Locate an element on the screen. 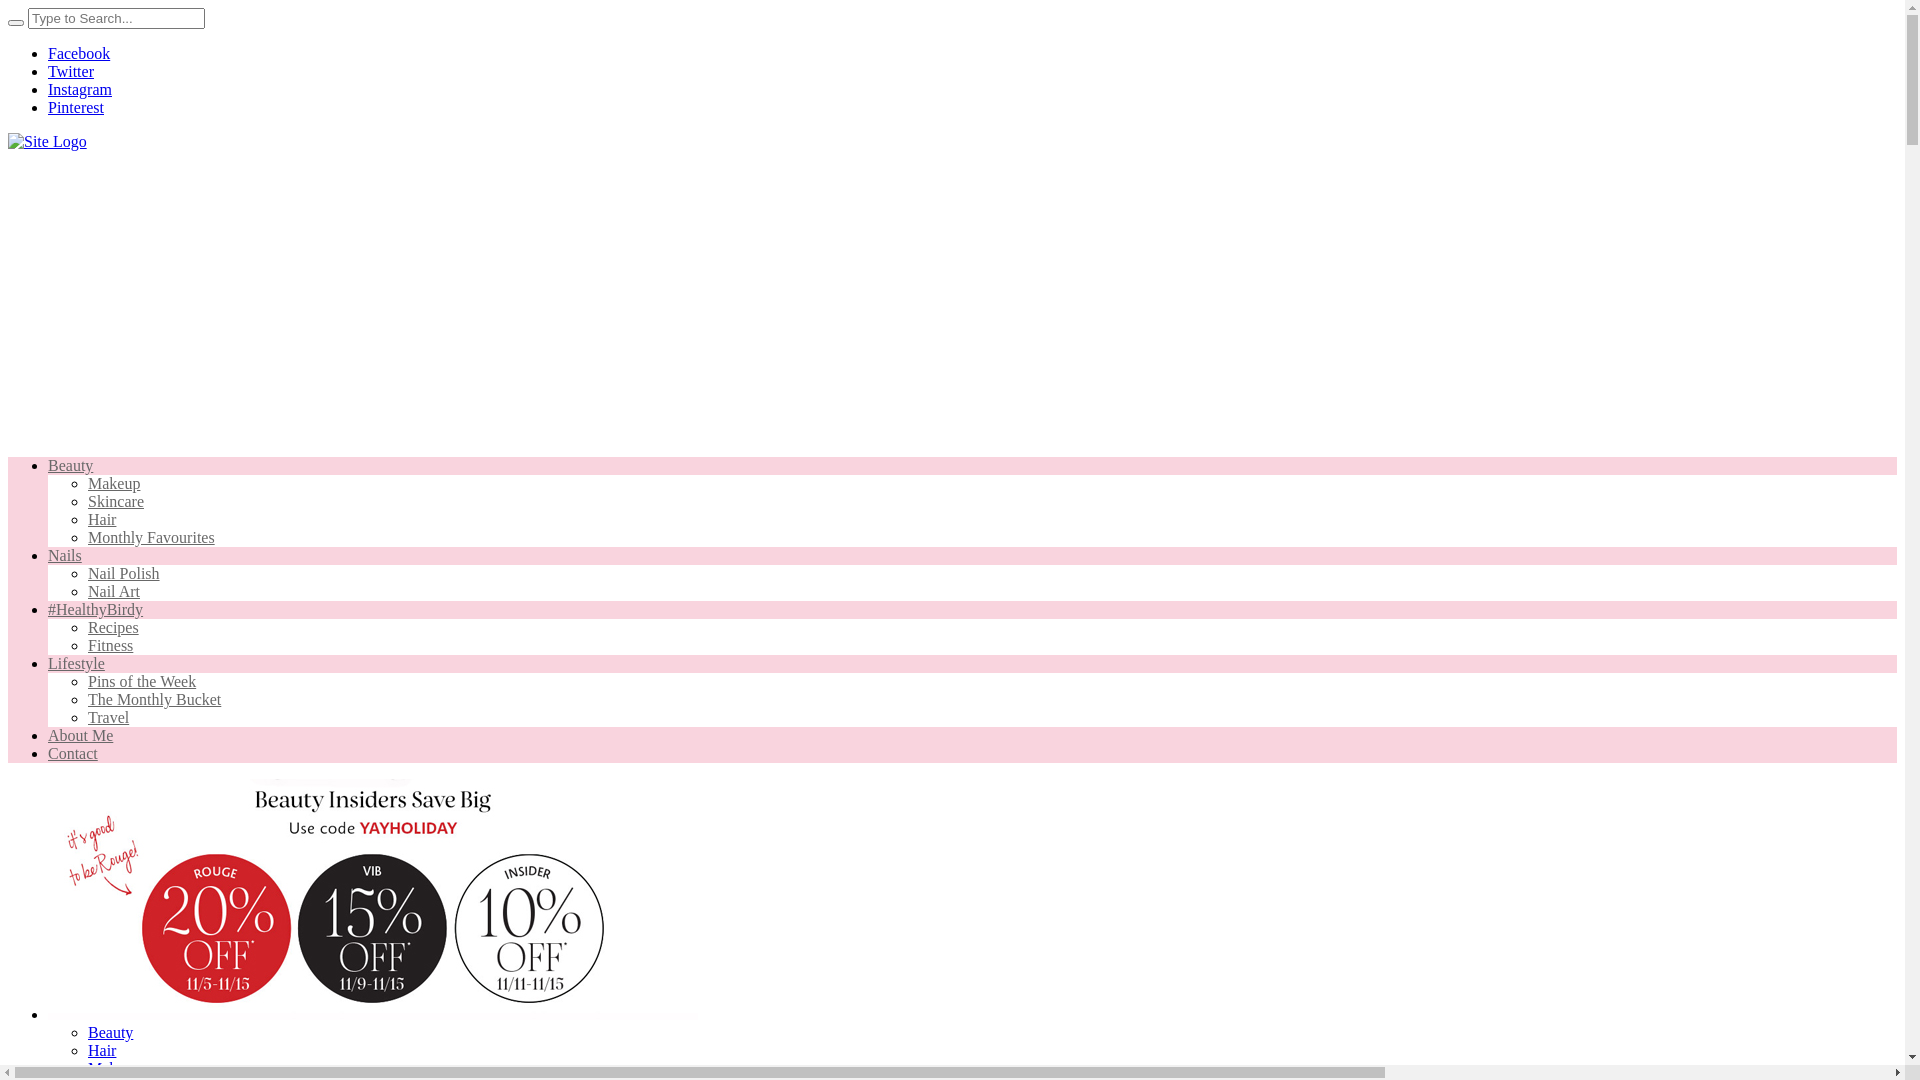 Image resolution: width=1920 pixels, height=1080 pixels. 'Skincare' is located at coordinates (86, 500).